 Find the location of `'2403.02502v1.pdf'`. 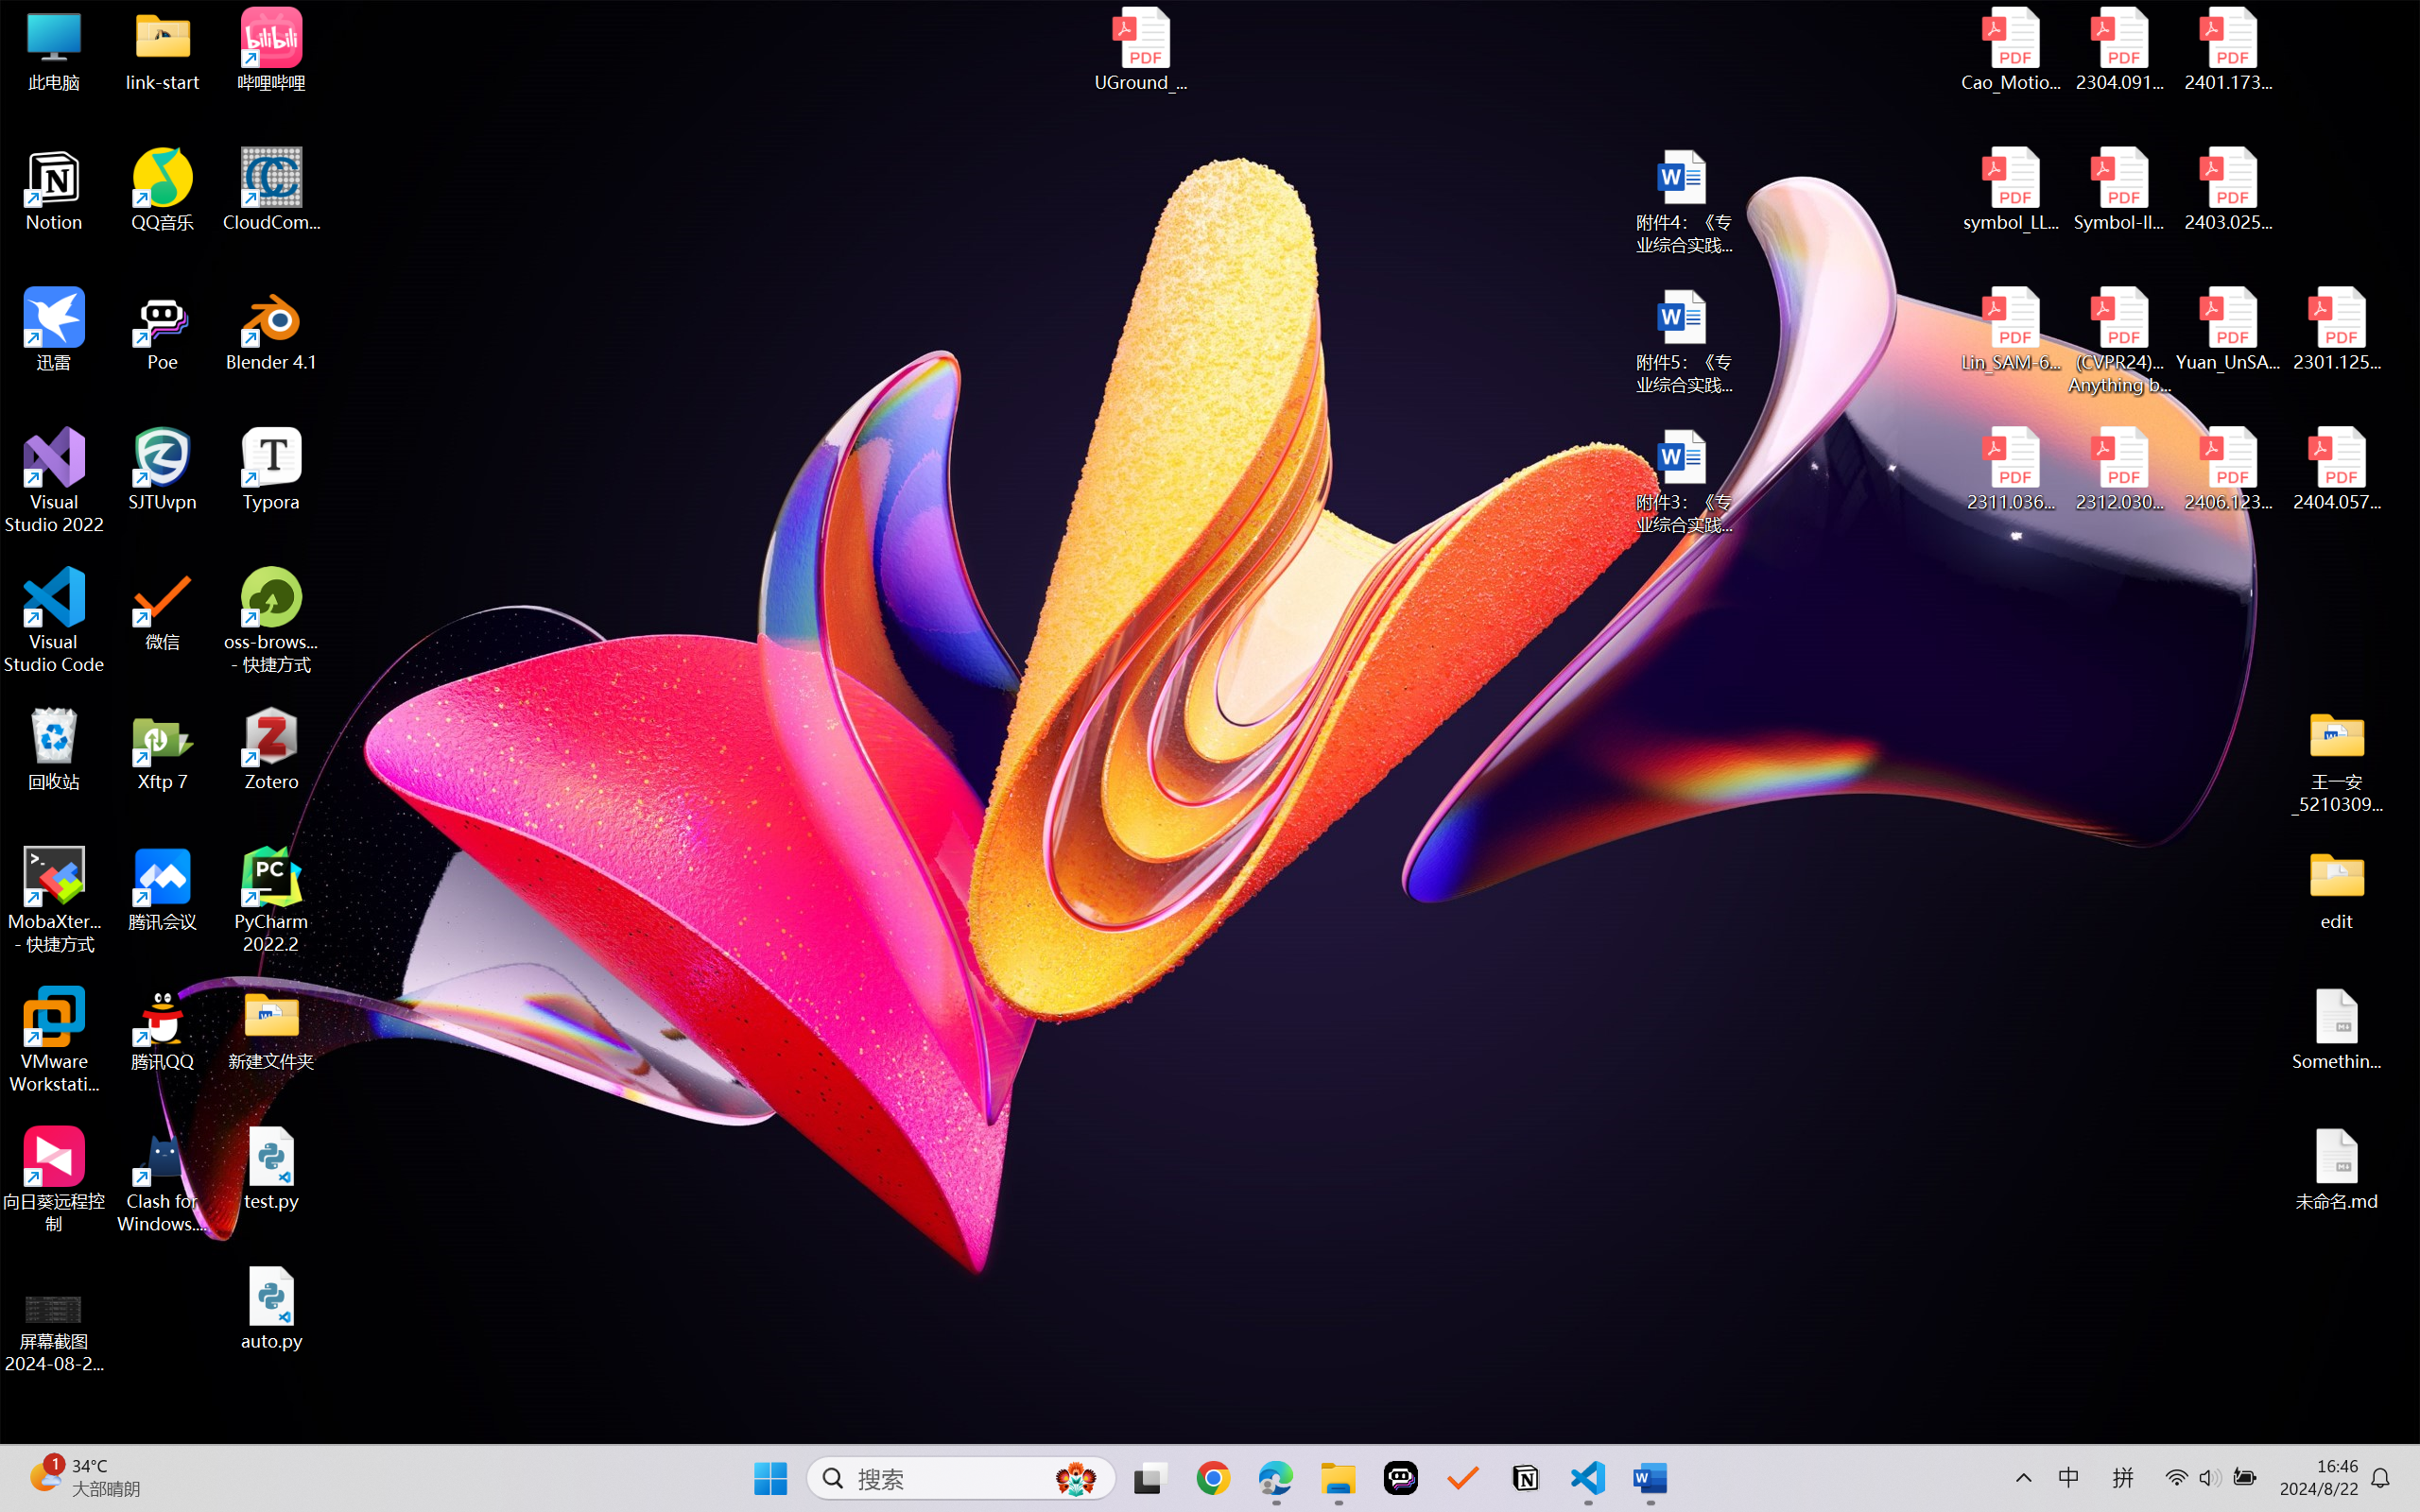

'2403.02502v1.pdf' is located at coordinates (2226, 190).